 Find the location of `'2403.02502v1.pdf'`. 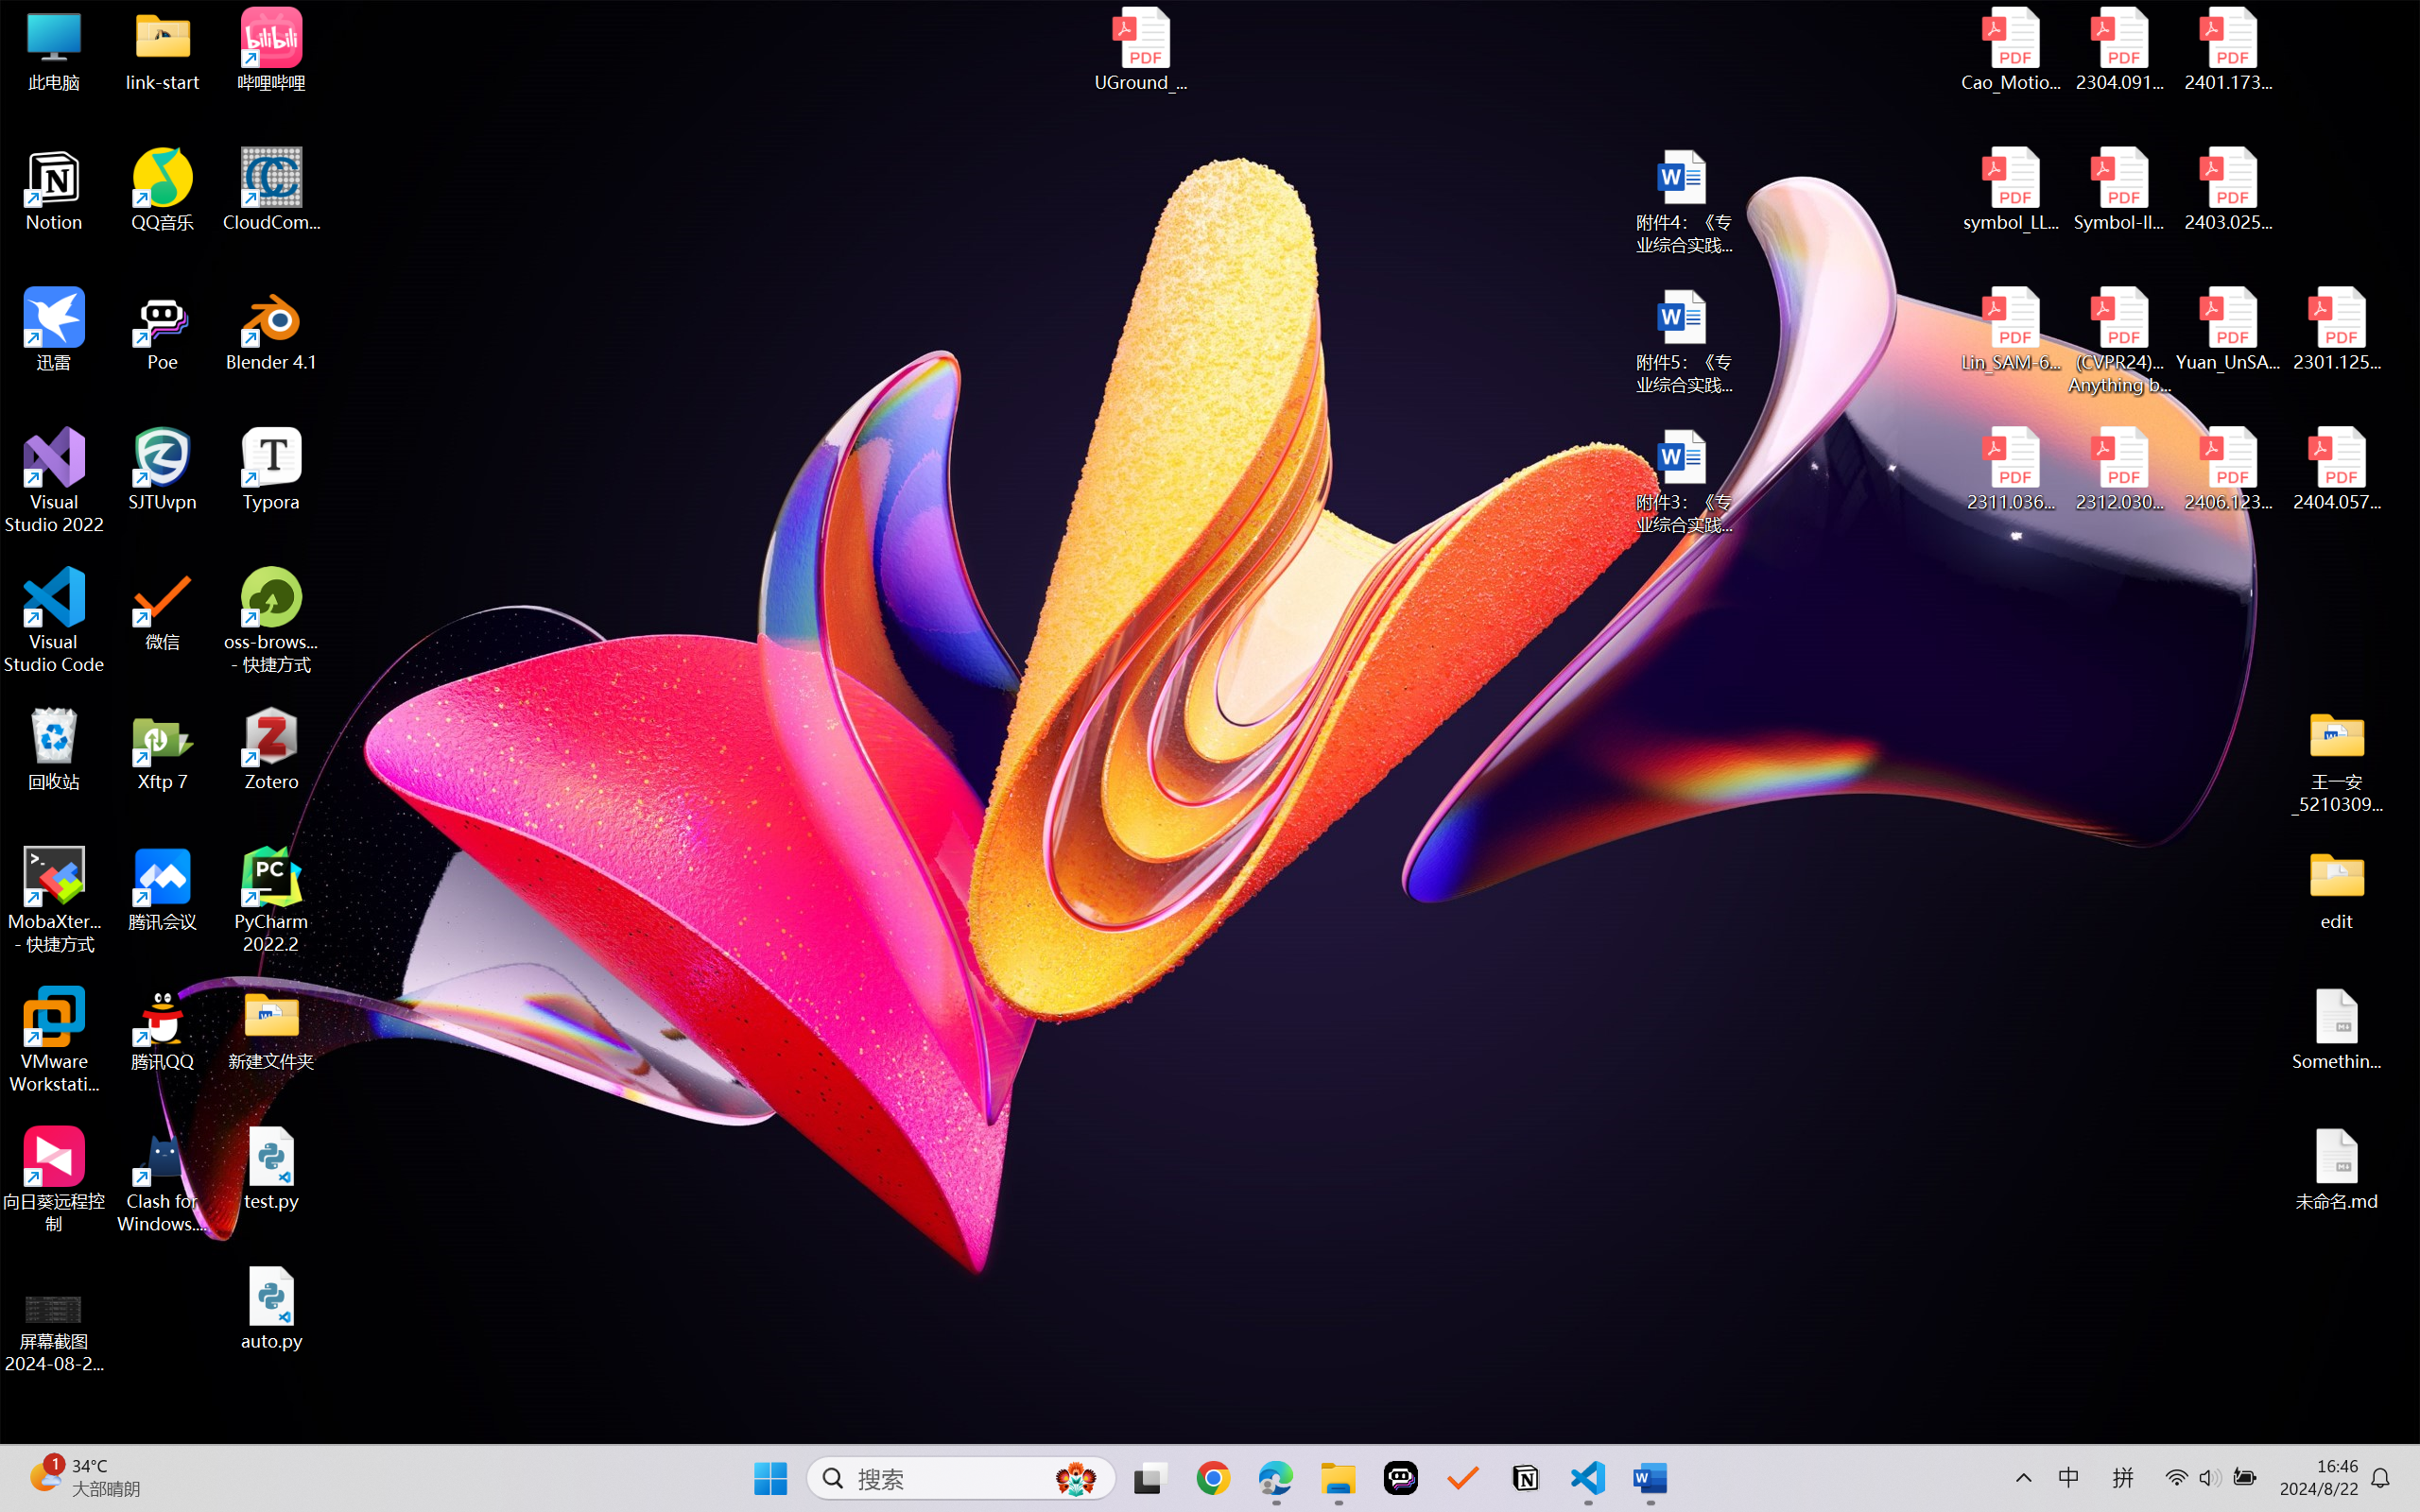

'2403.02502v1.pdf' is located at coordinates (2226, 190).